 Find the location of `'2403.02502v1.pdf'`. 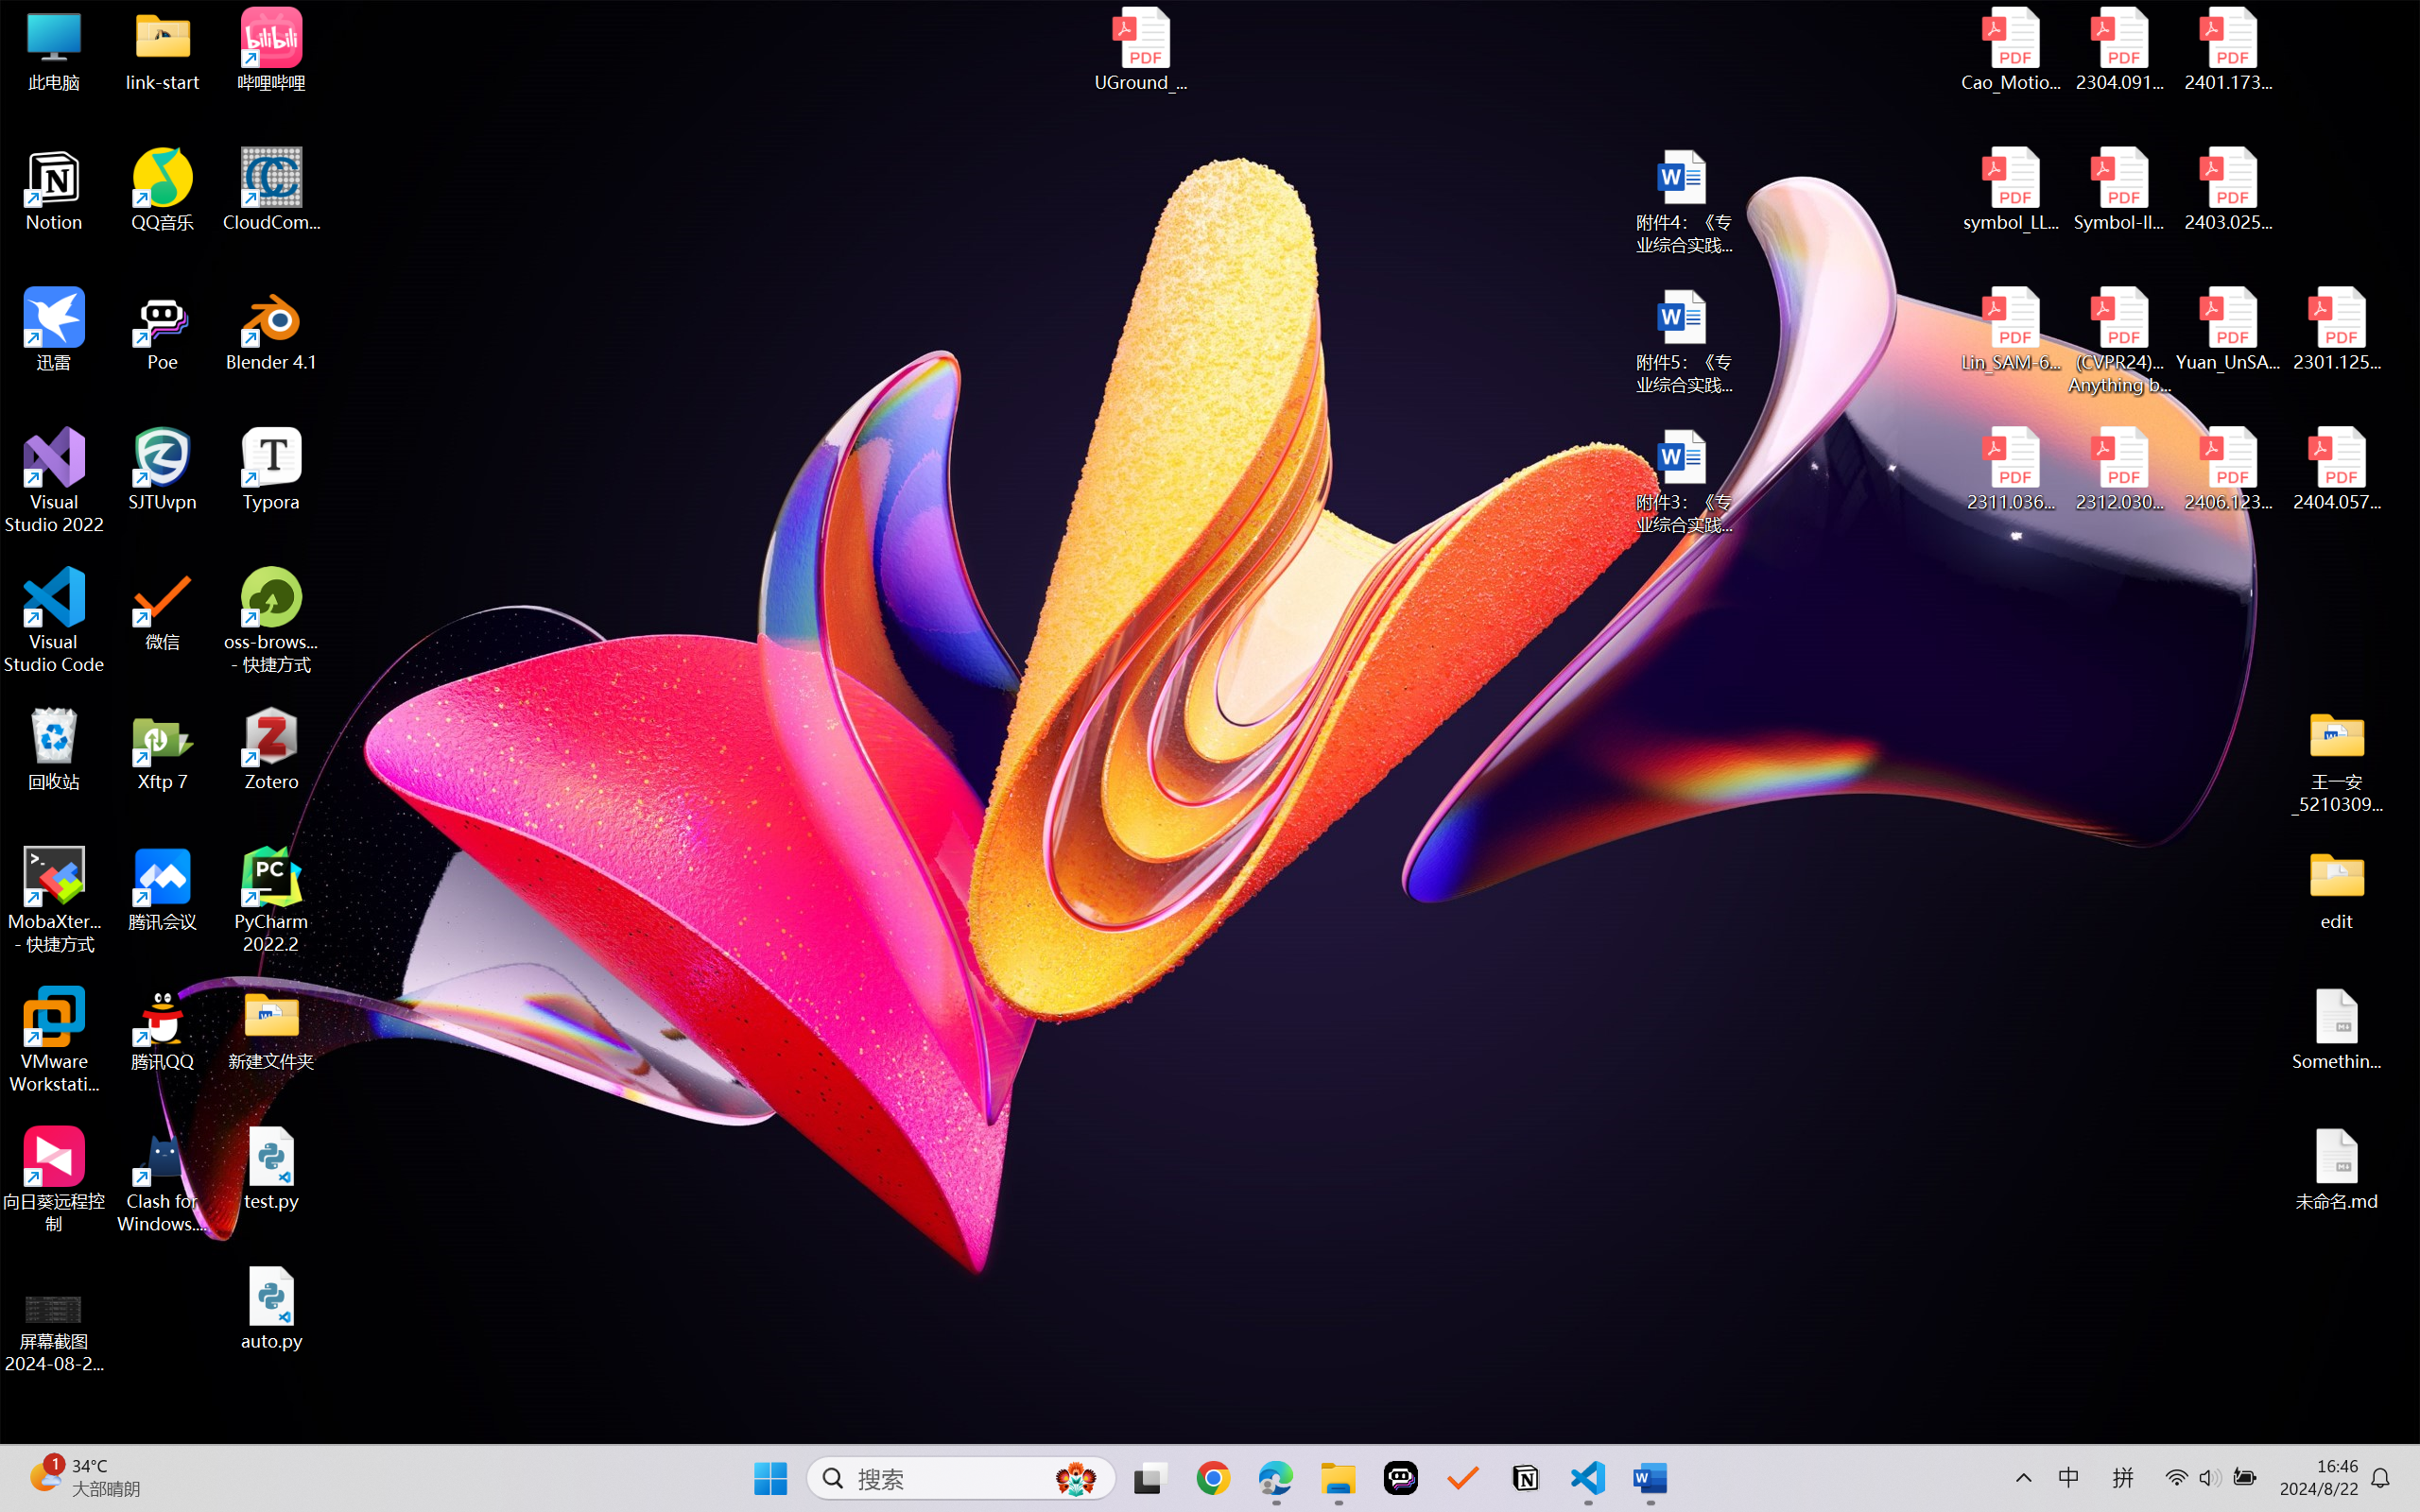

'2403.02502v1.pdf' is located at coordinates (2226, 190).